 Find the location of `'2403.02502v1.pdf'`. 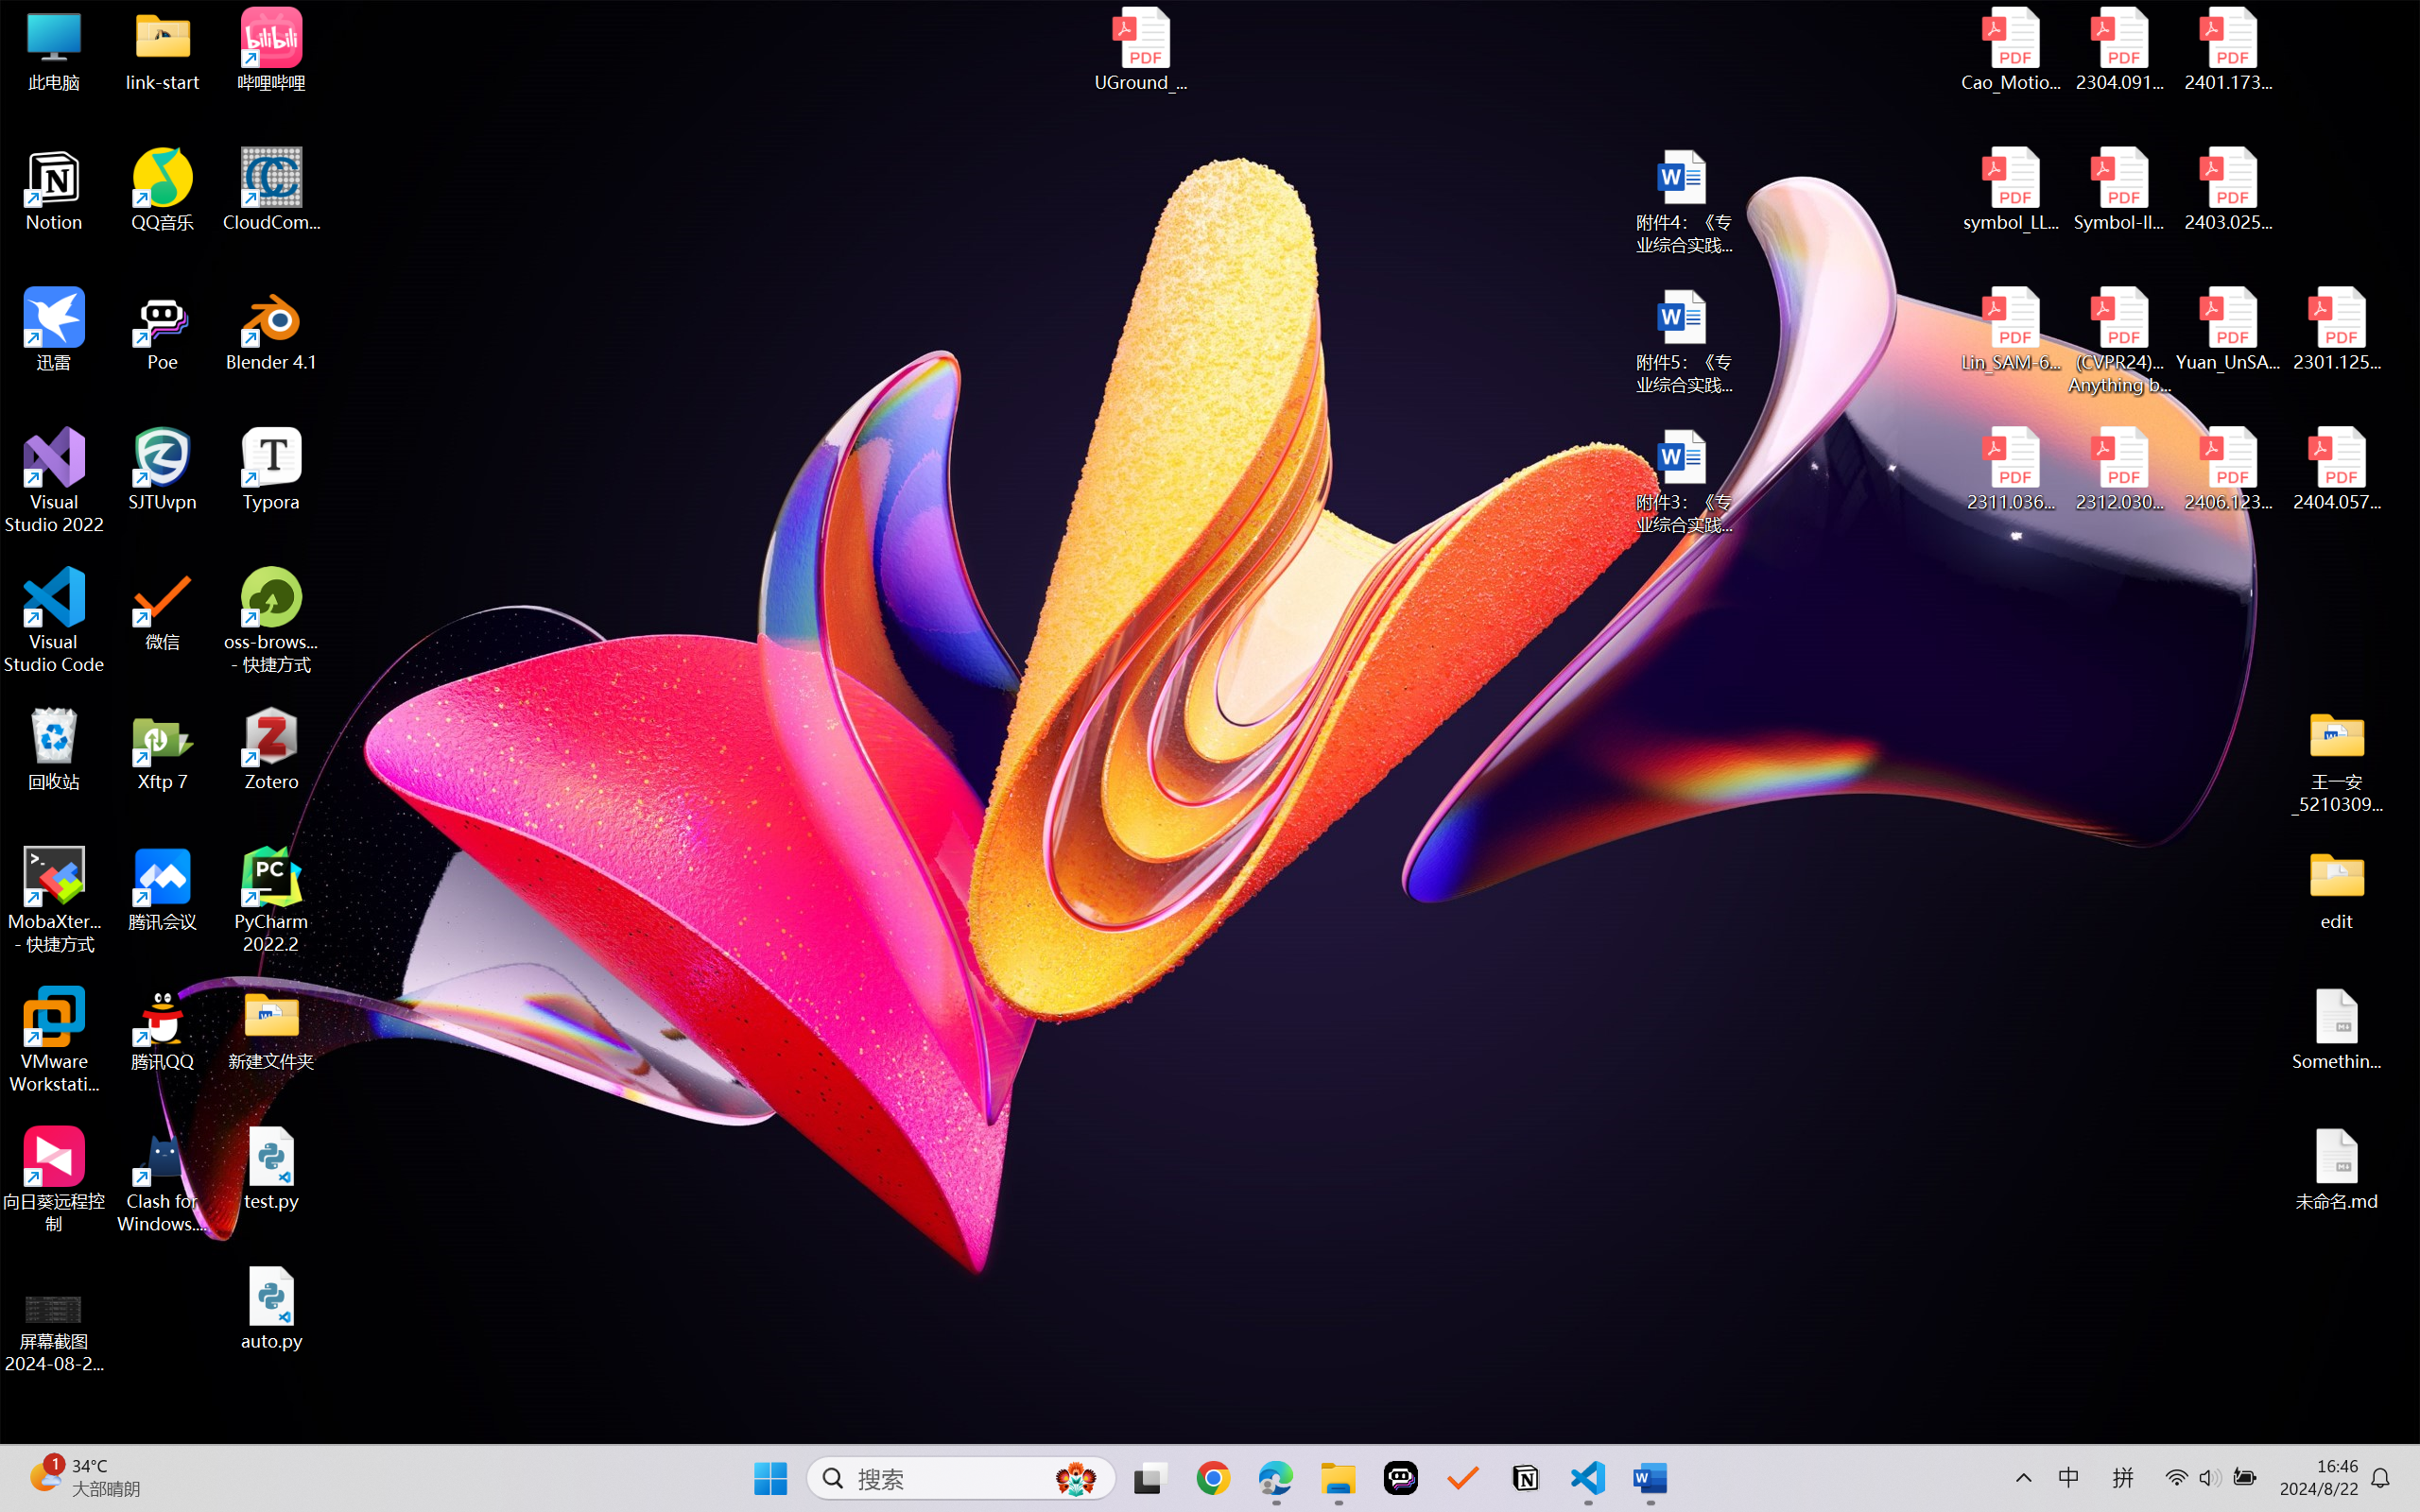

'2403.02502v1.pdf' is located at coordinates (2226, 190).